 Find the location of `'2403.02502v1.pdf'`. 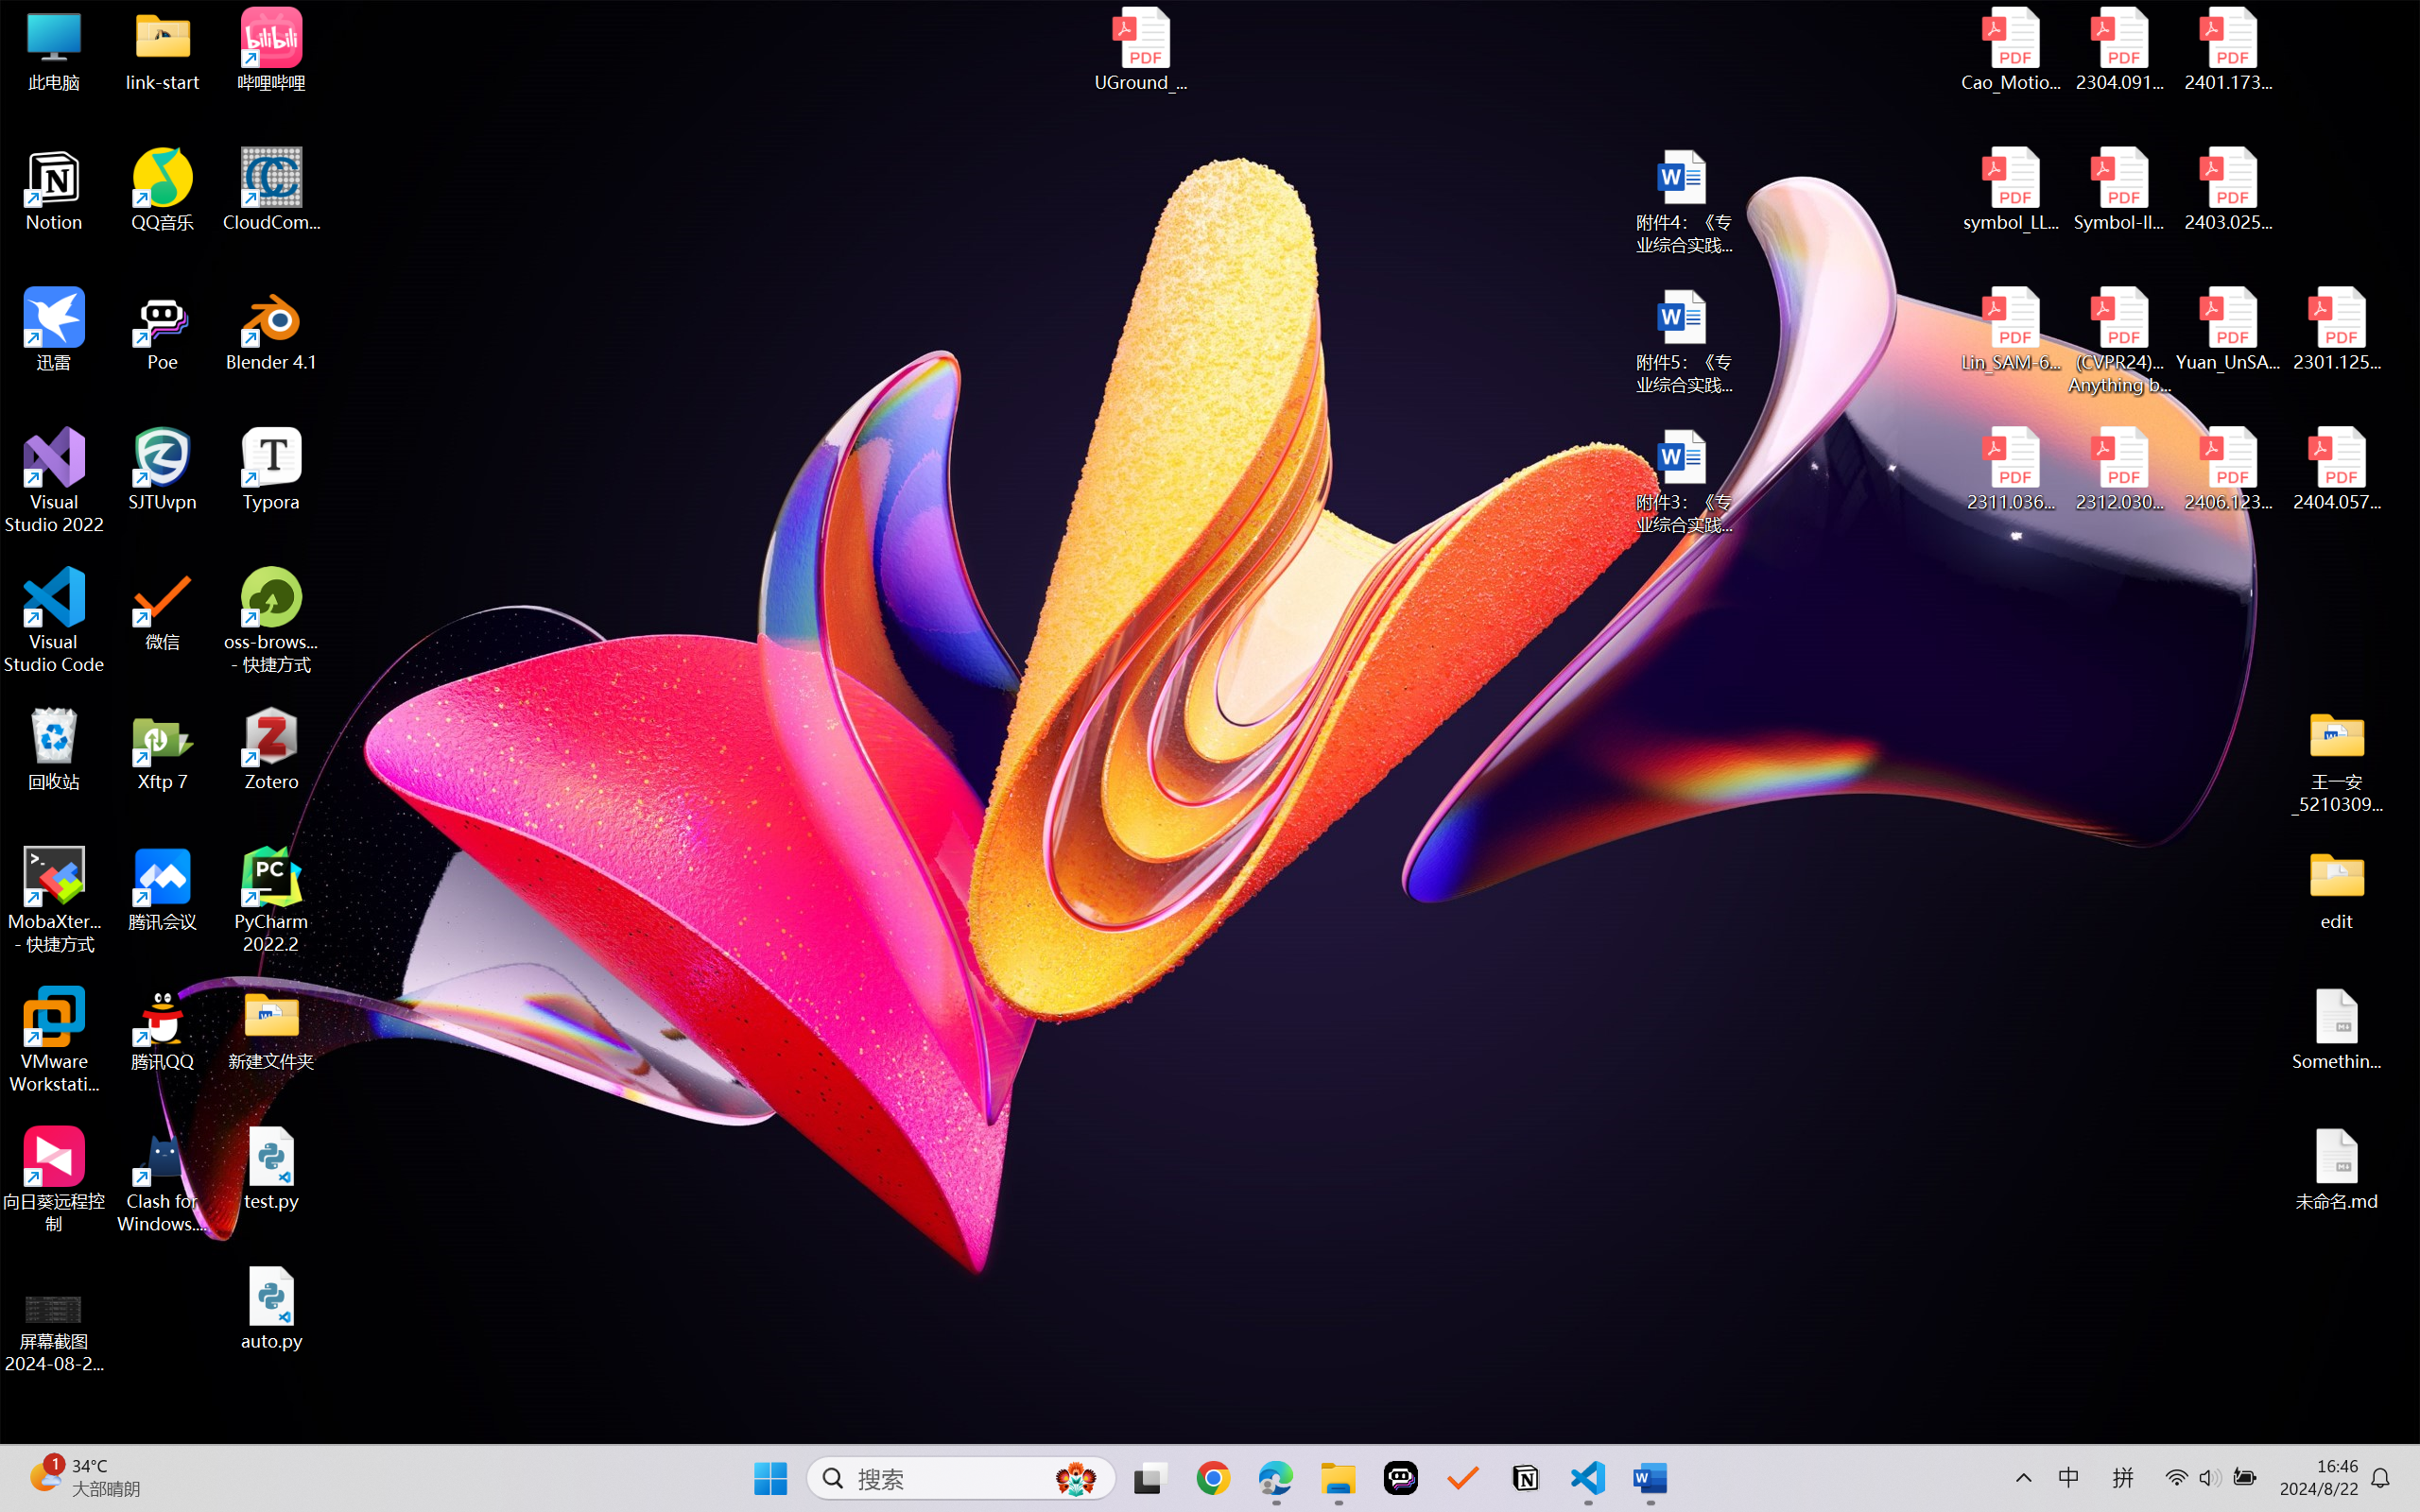

'2403.02502v1.pdf' is located at coordinates (2226, 190).